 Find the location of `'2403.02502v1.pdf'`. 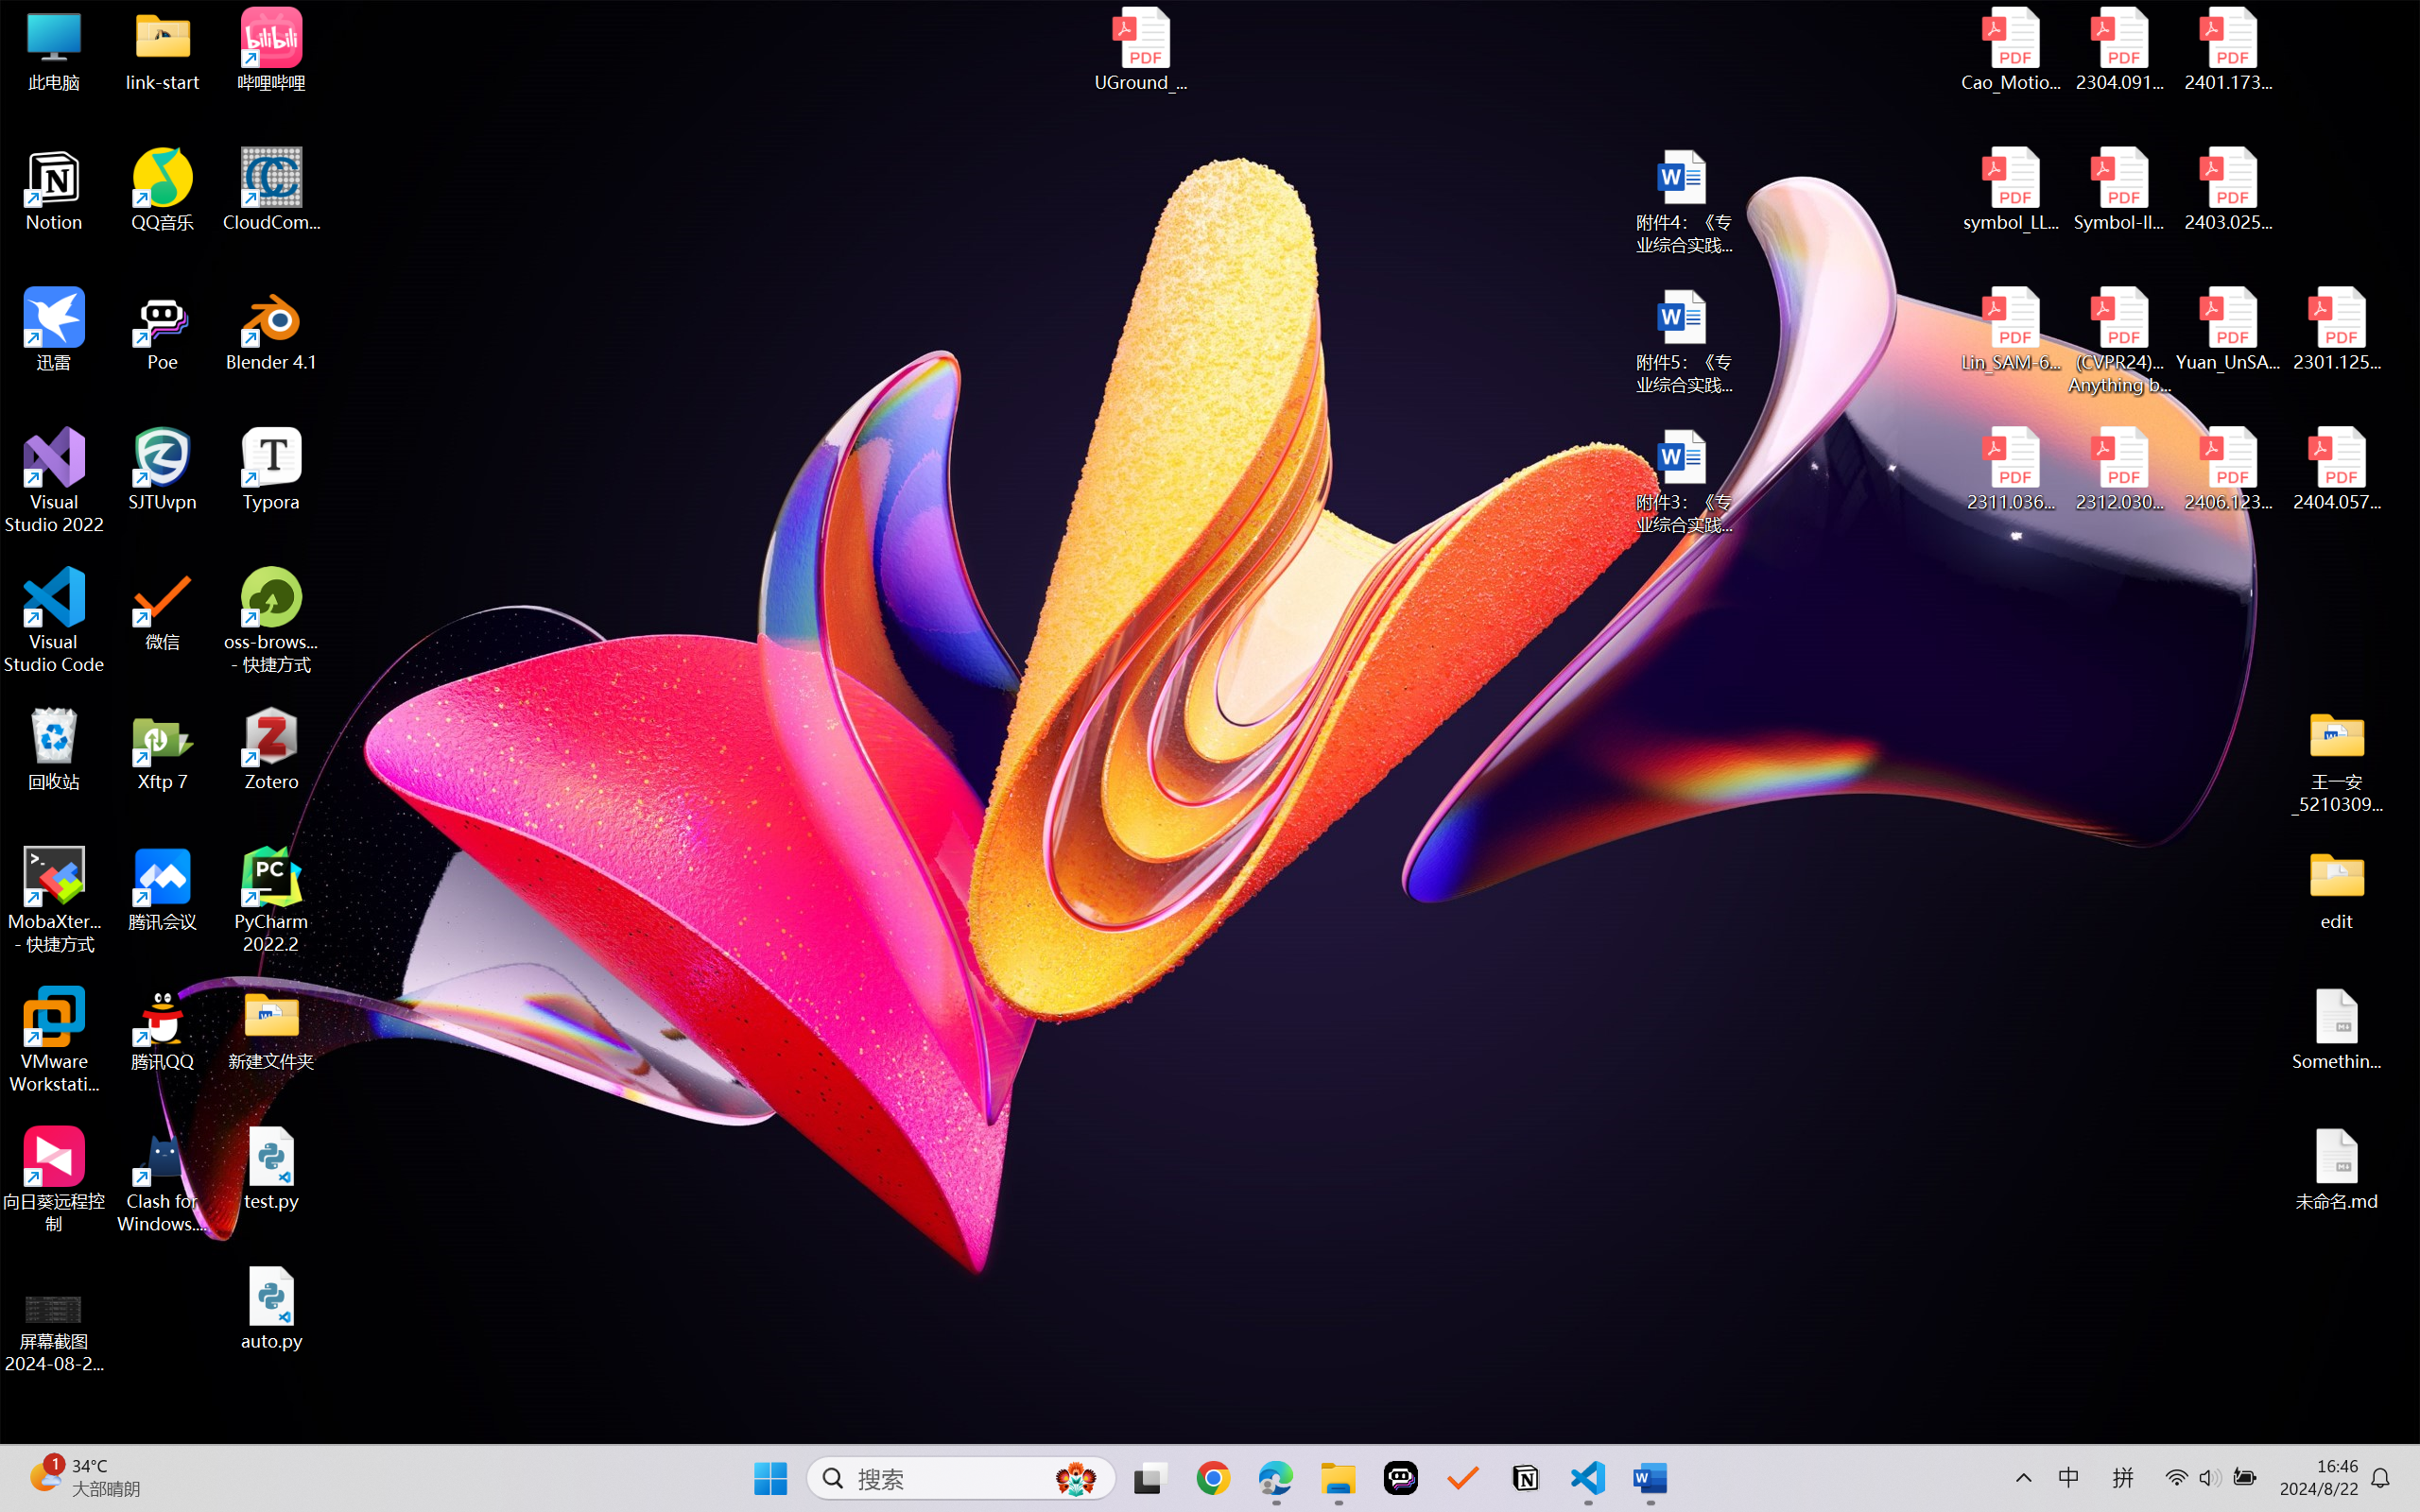

'2403.02502v1.pdf' is located at coordinates (2226, 190).